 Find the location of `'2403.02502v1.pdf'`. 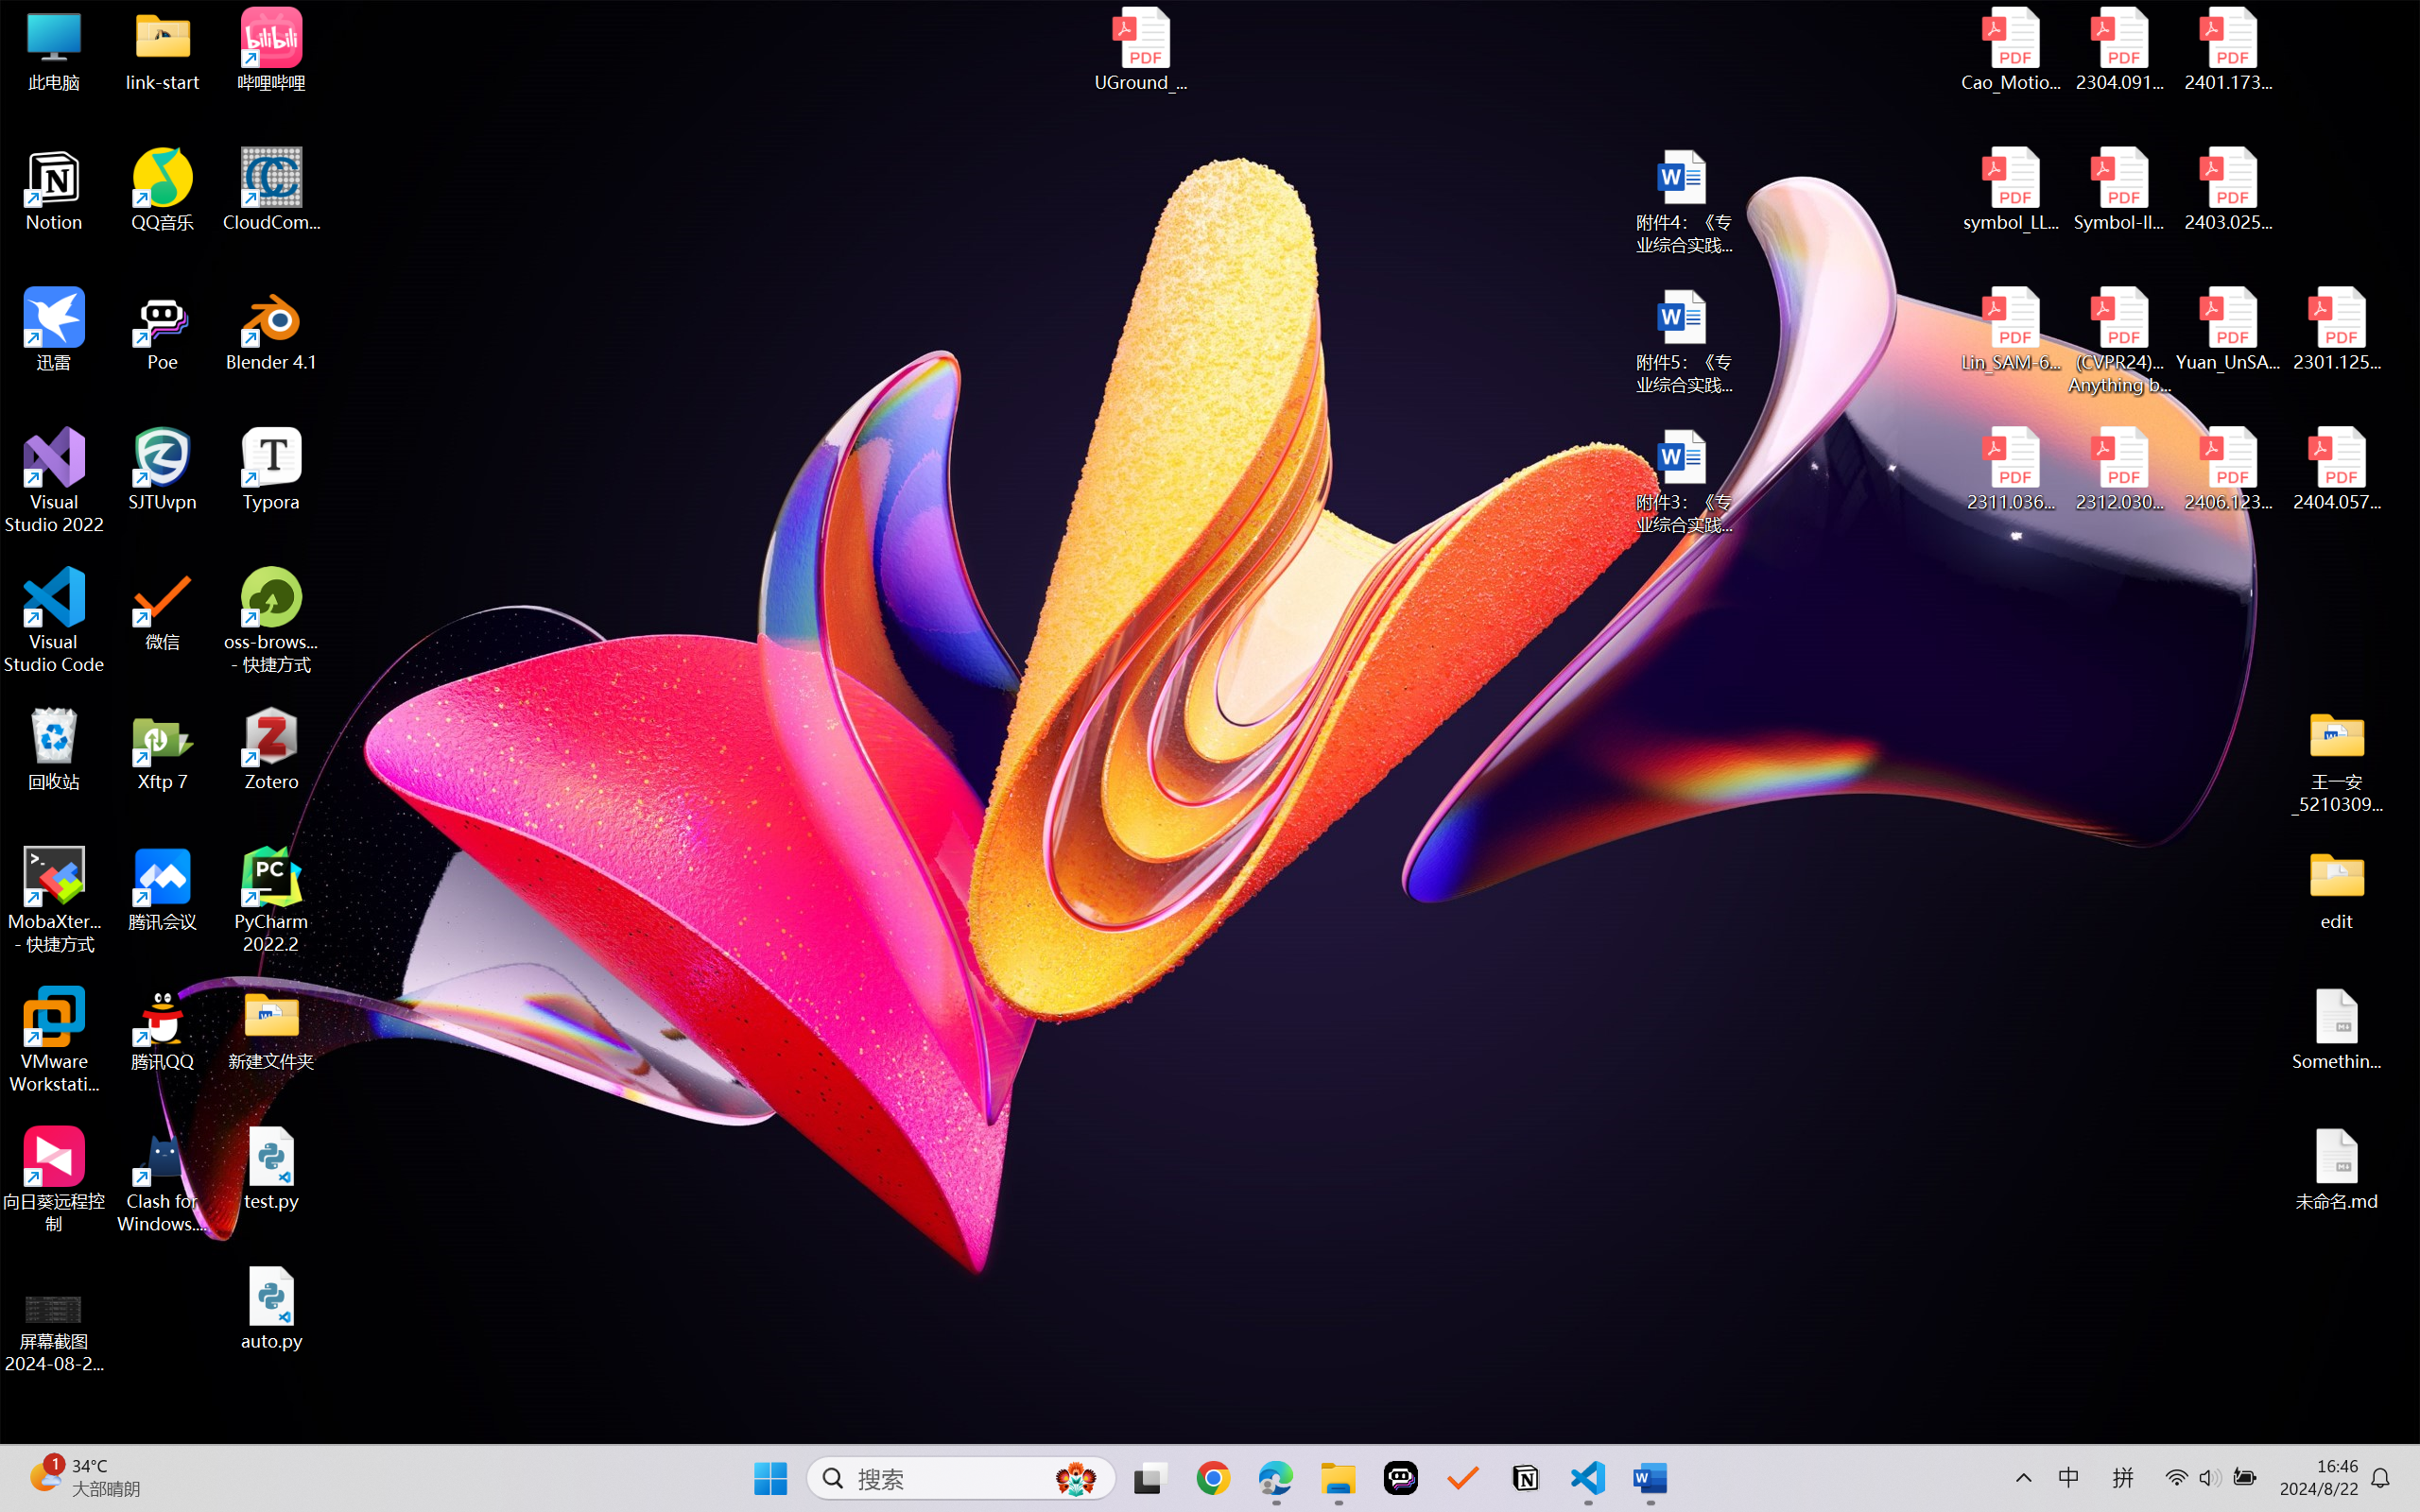

'2403.02502v1.pdf' is located at coordinates (2226, 190).